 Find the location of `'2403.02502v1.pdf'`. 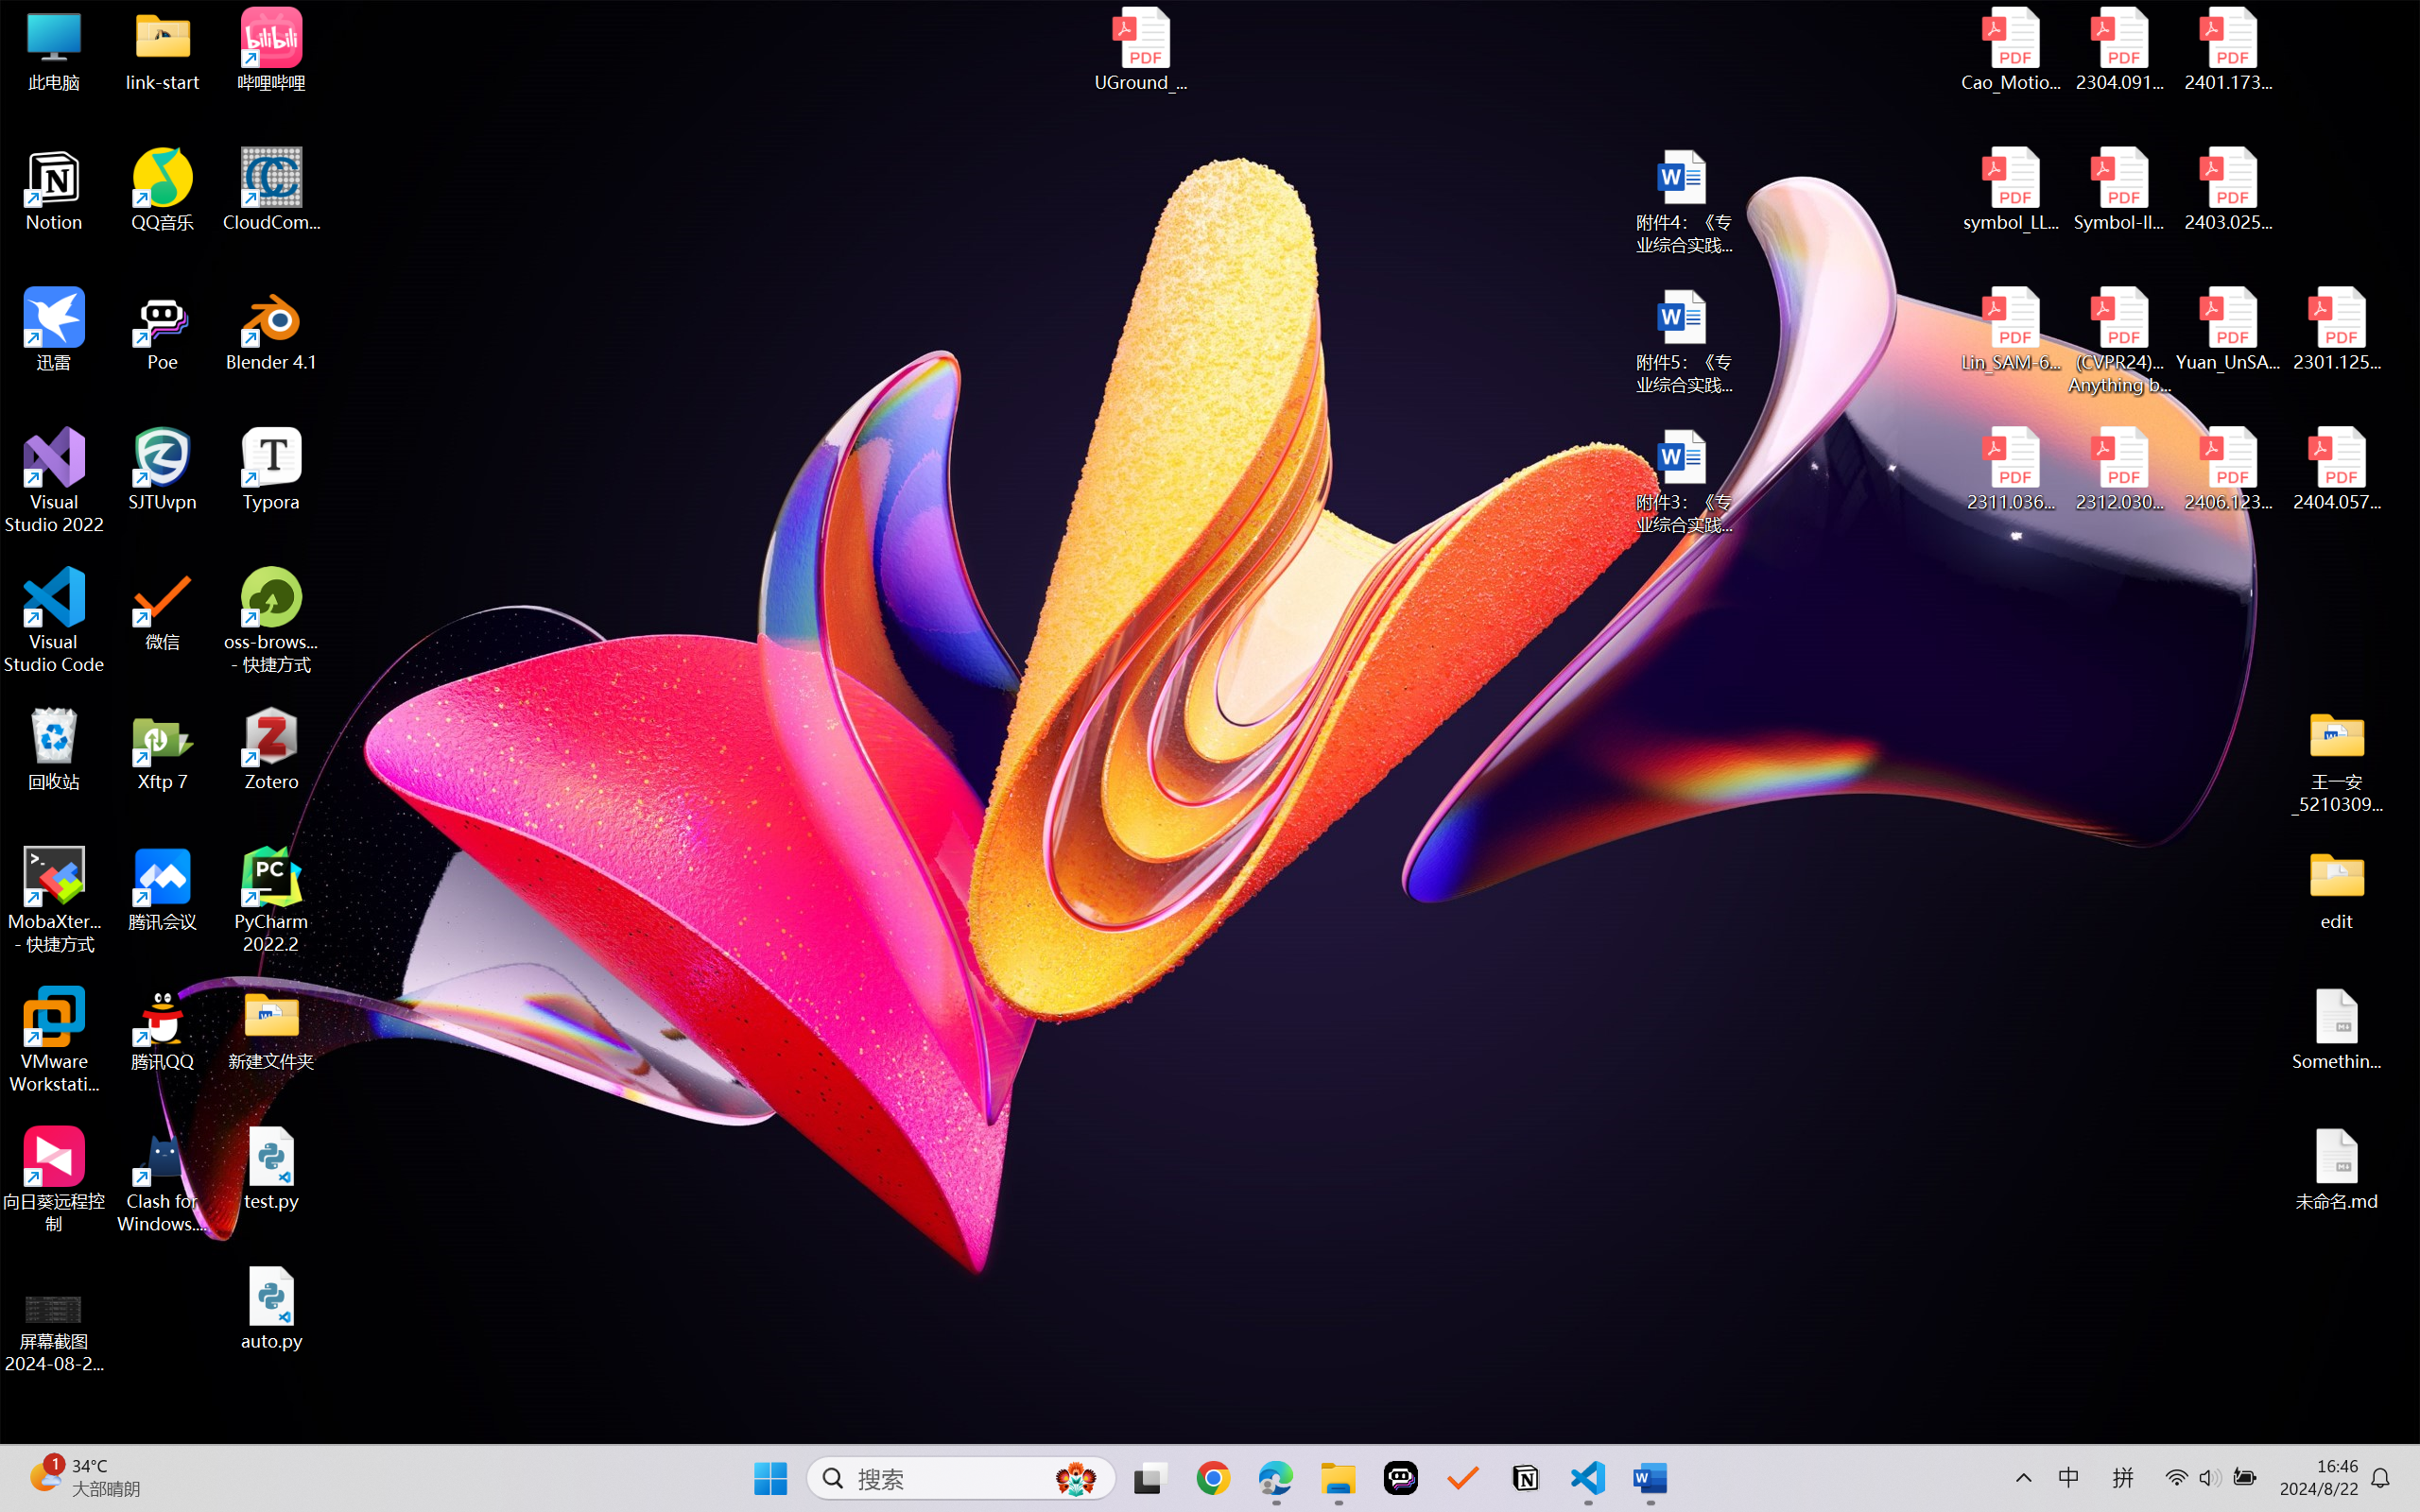

'2403.02502v1.pdf' is located at coordinates (2226, 190).